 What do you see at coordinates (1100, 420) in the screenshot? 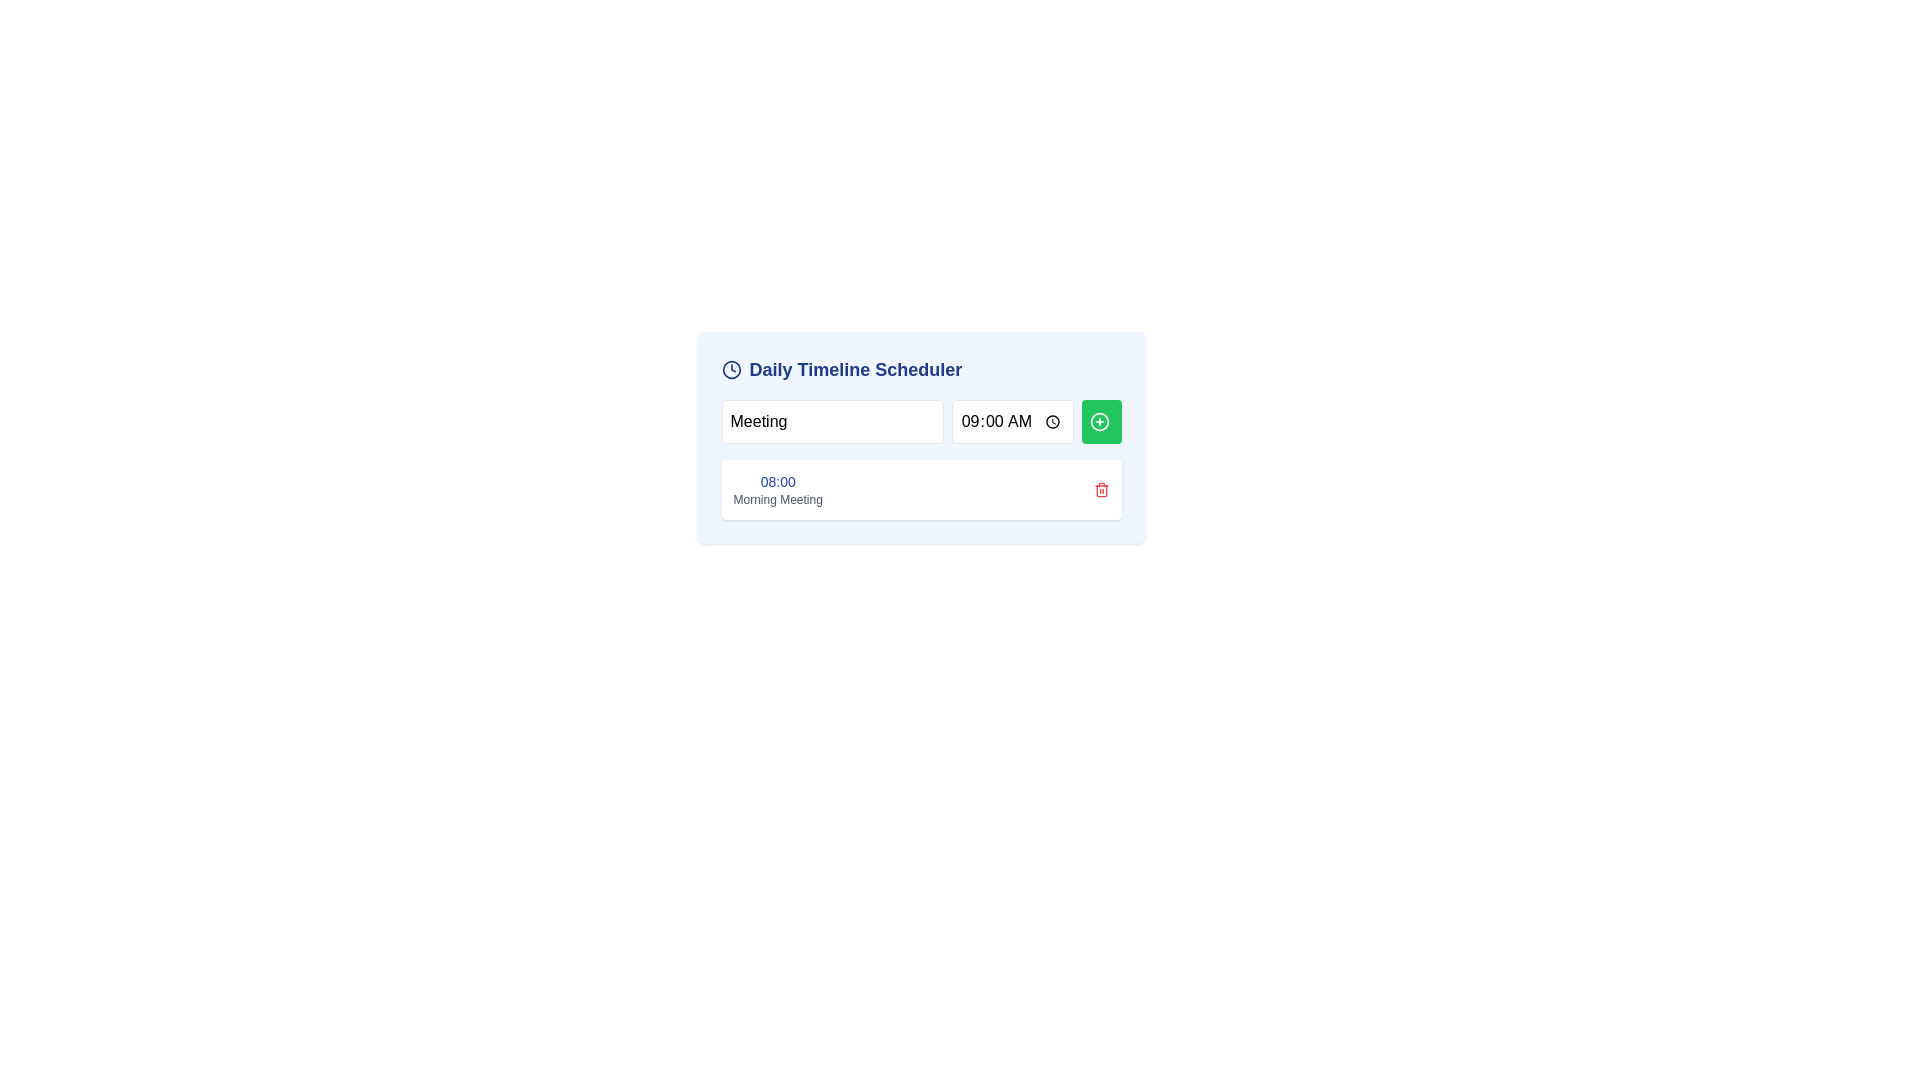
I see `the action button at the far right end of the row containing the 'Meeting' text input field and '09:00 AM' time input field` at bounding box center [1100, 420].